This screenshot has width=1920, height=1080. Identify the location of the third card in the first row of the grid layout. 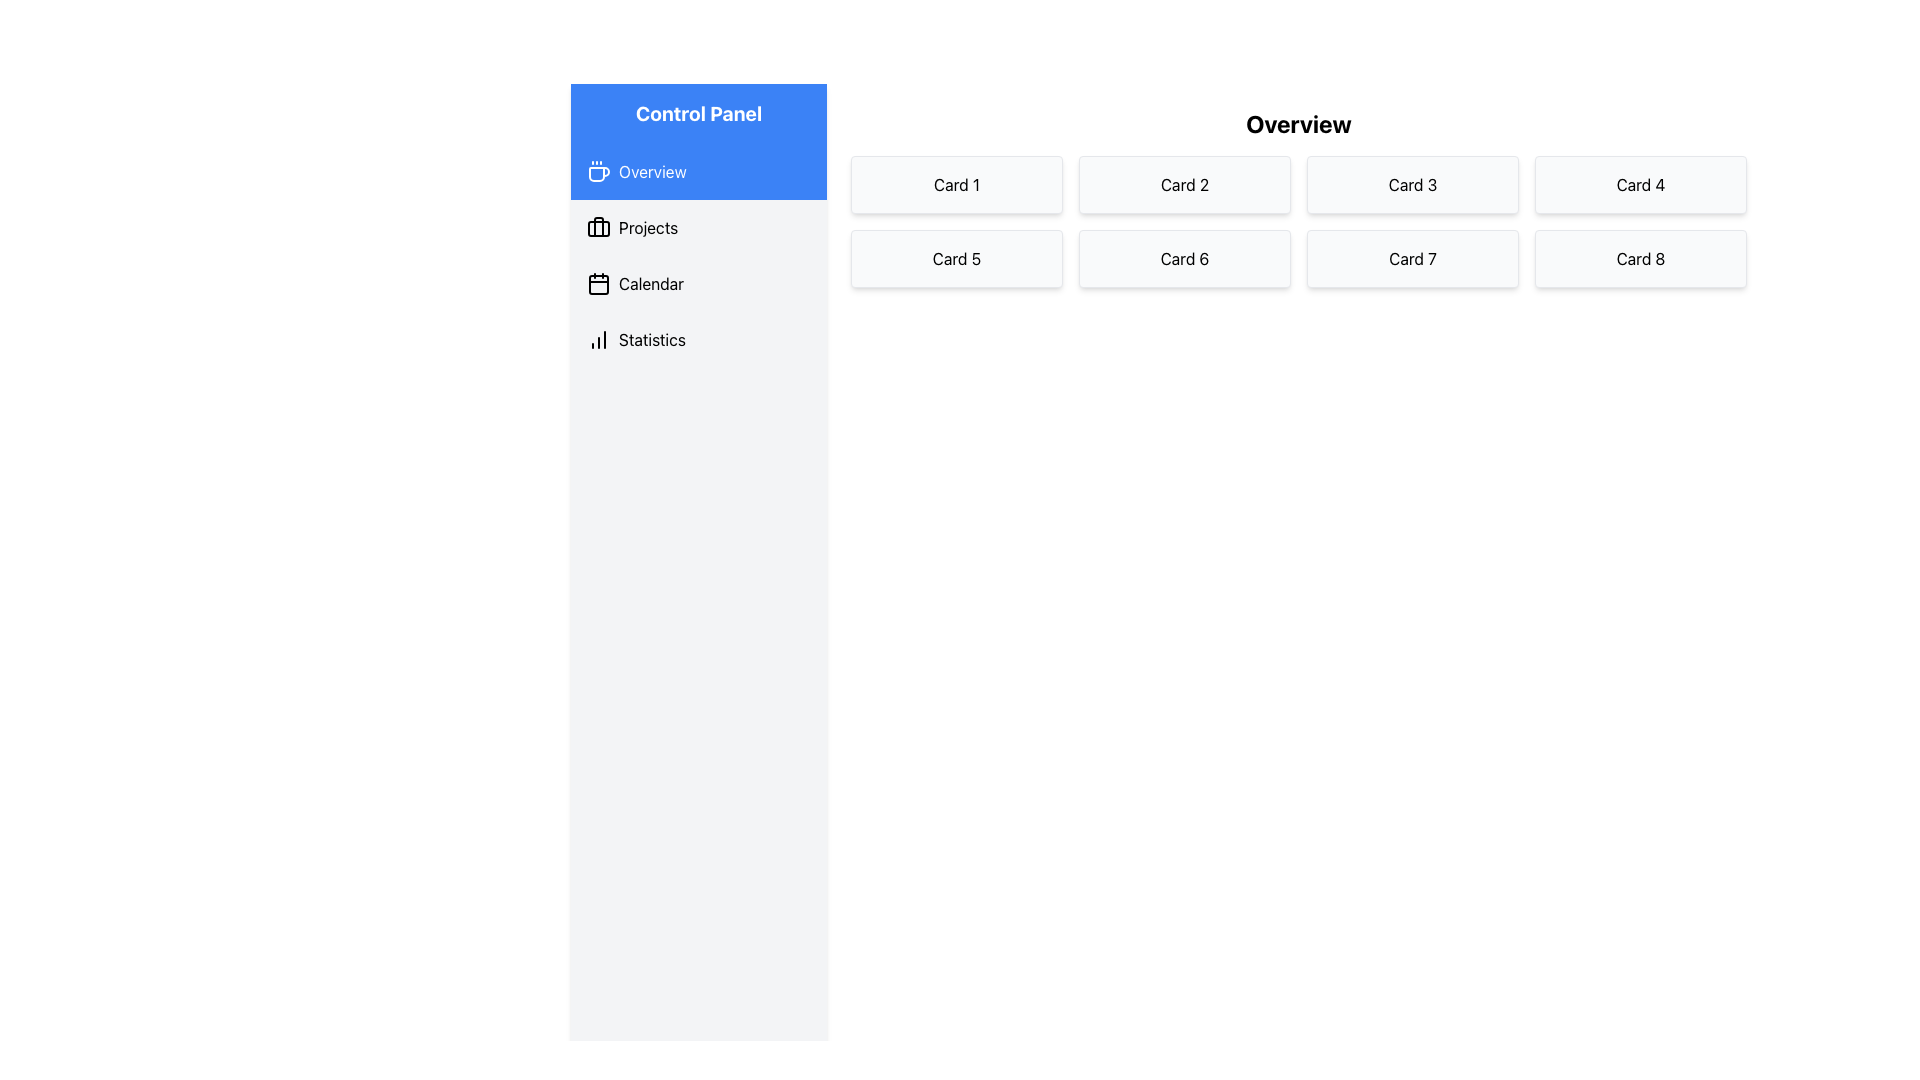
(1411, 185).